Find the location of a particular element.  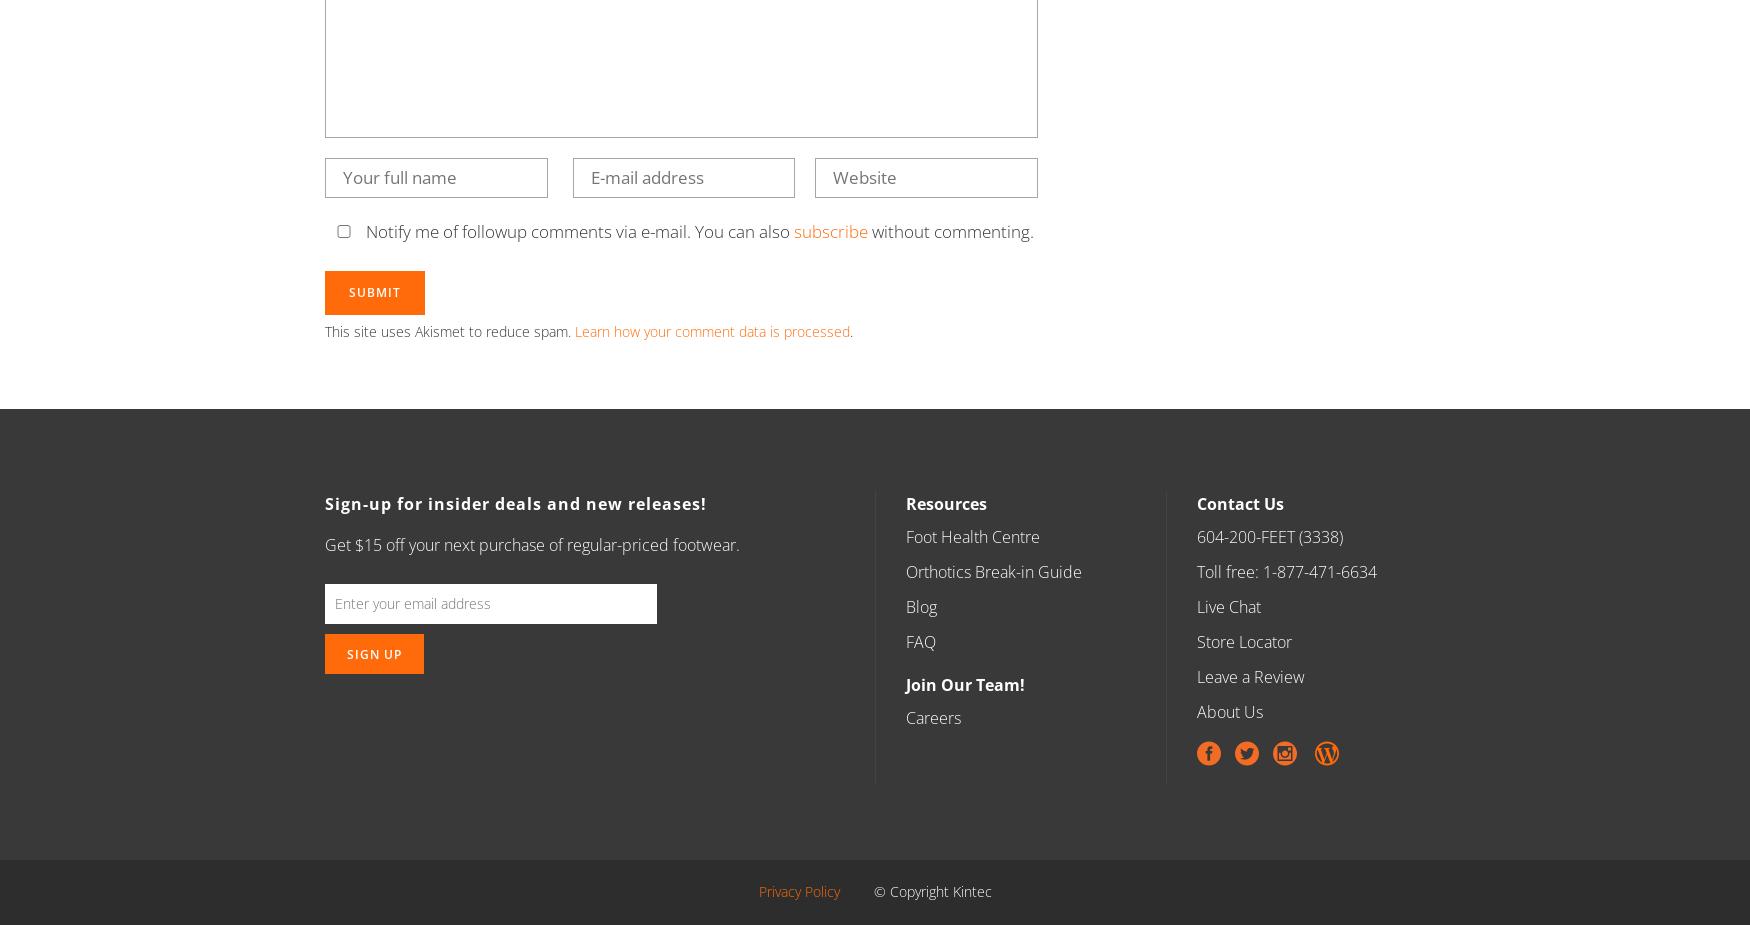

'Orthotics Break-in Guide' is located at coordinates (904, 571).